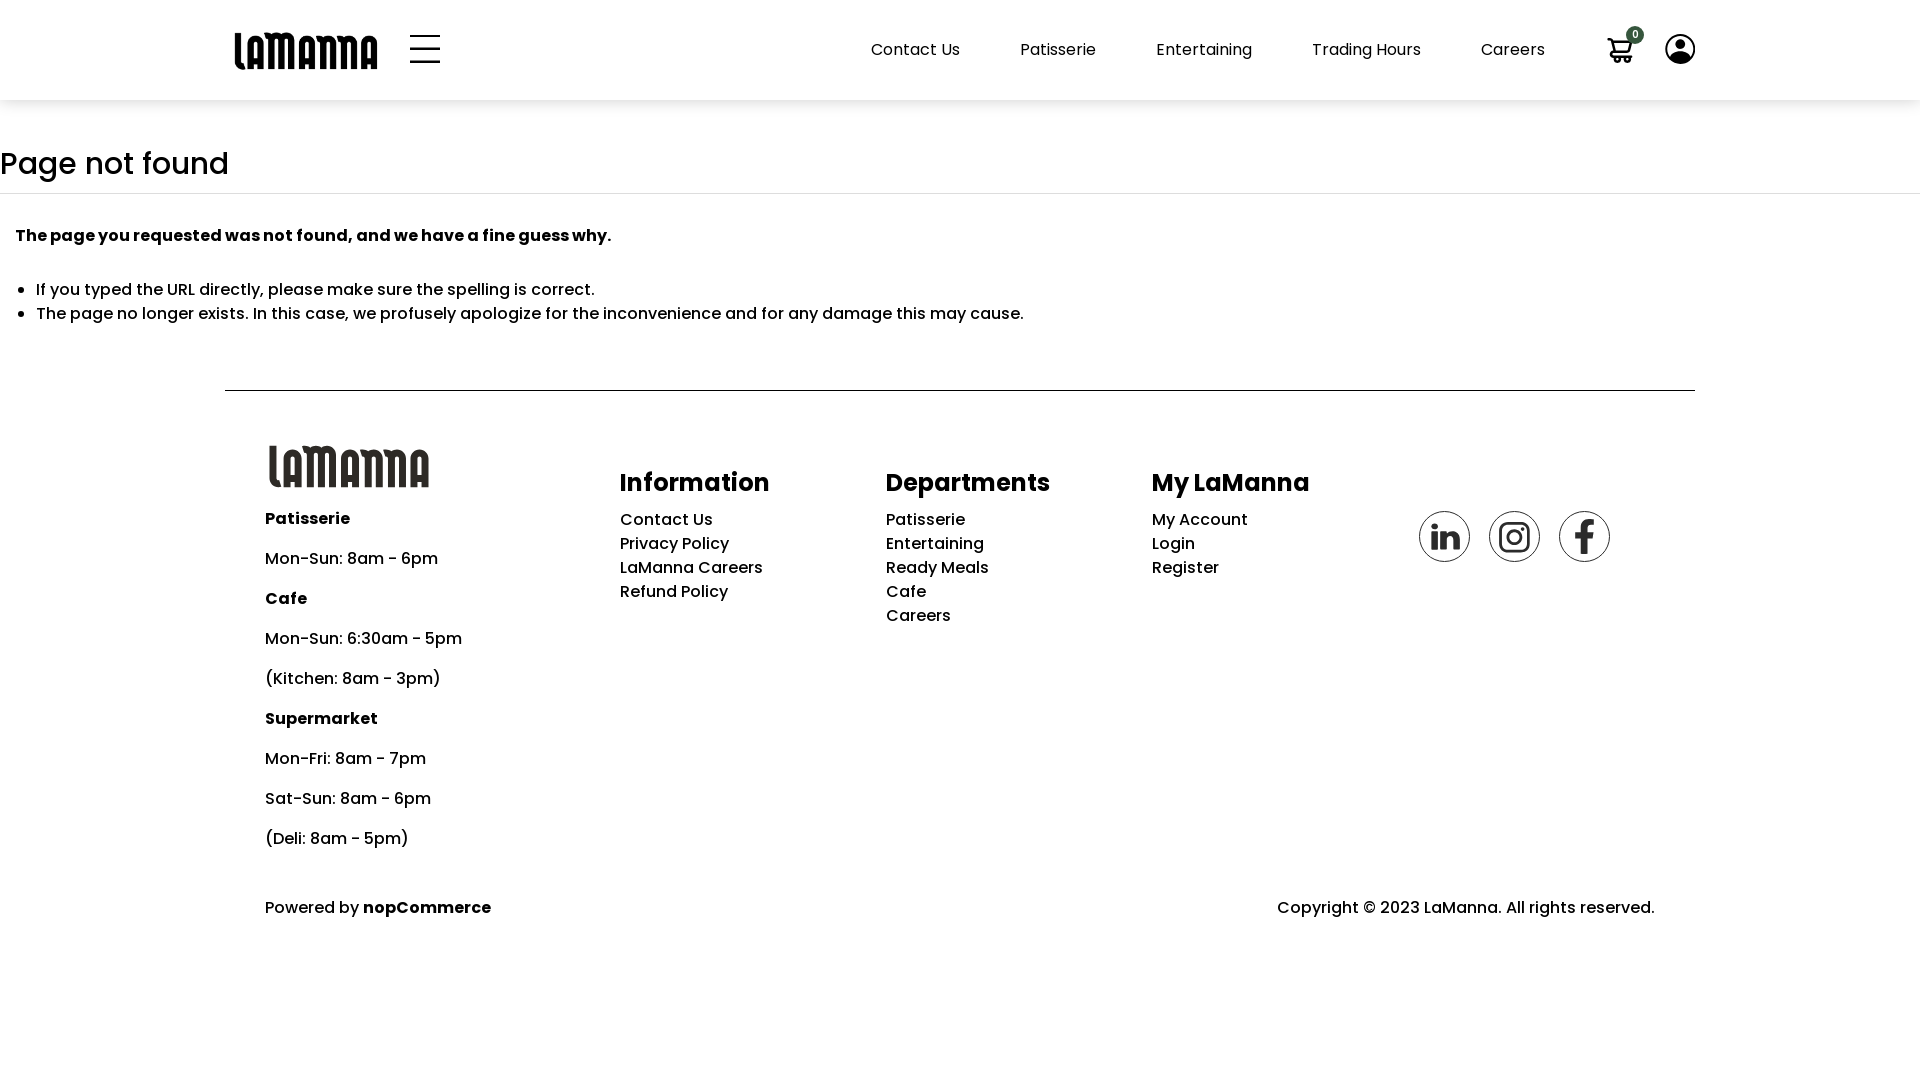  Describe the element at coordinates (1003, 543) in the screenshot. I see `'Entertaining'` at that location.